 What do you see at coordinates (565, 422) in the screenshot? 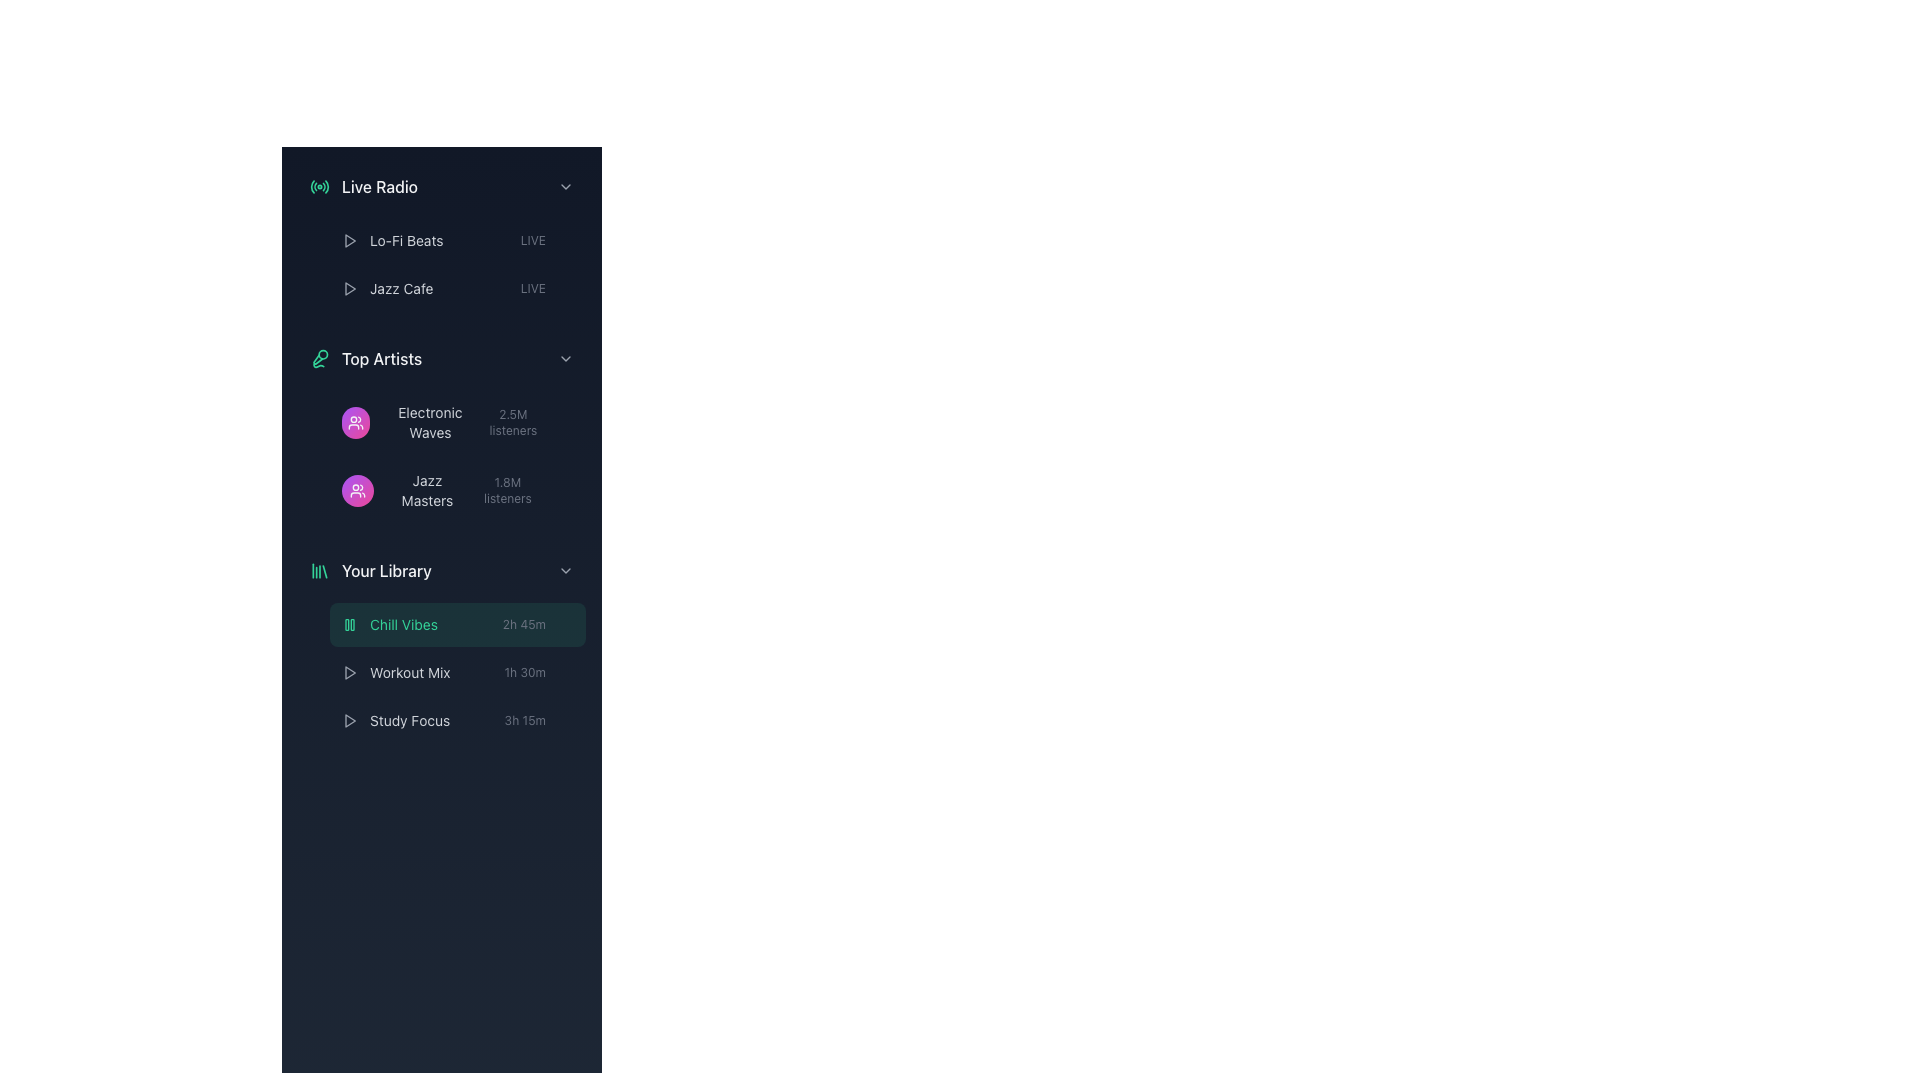
I see `the state change of the interactive heart icon button located to the far right of the '2.5M listeners' text in the 'Top Artists' section upon interaction` at bounding box center [565, 422].